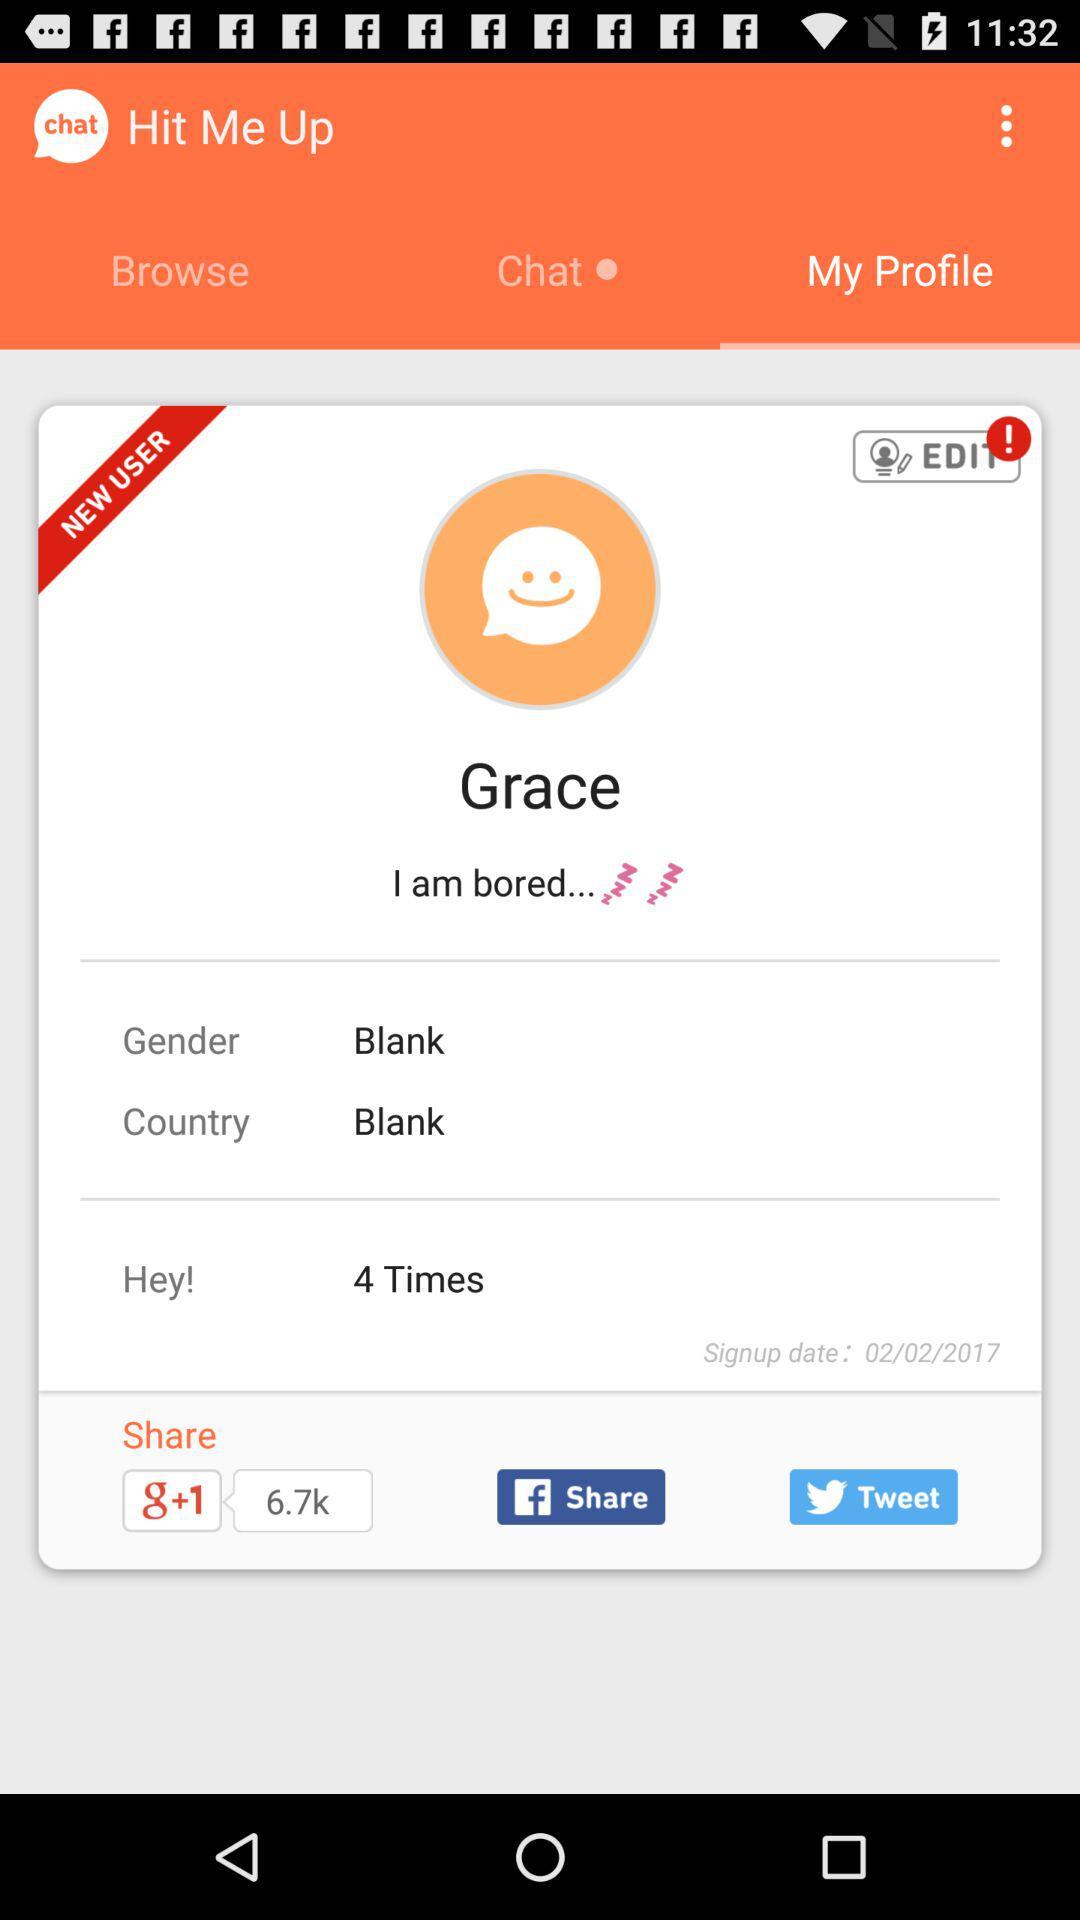 The width and height of the screenshot is (1080, 1920). Describe the element at coordinates (936, 457) in the screenshot. I see `edit user button` at that location.